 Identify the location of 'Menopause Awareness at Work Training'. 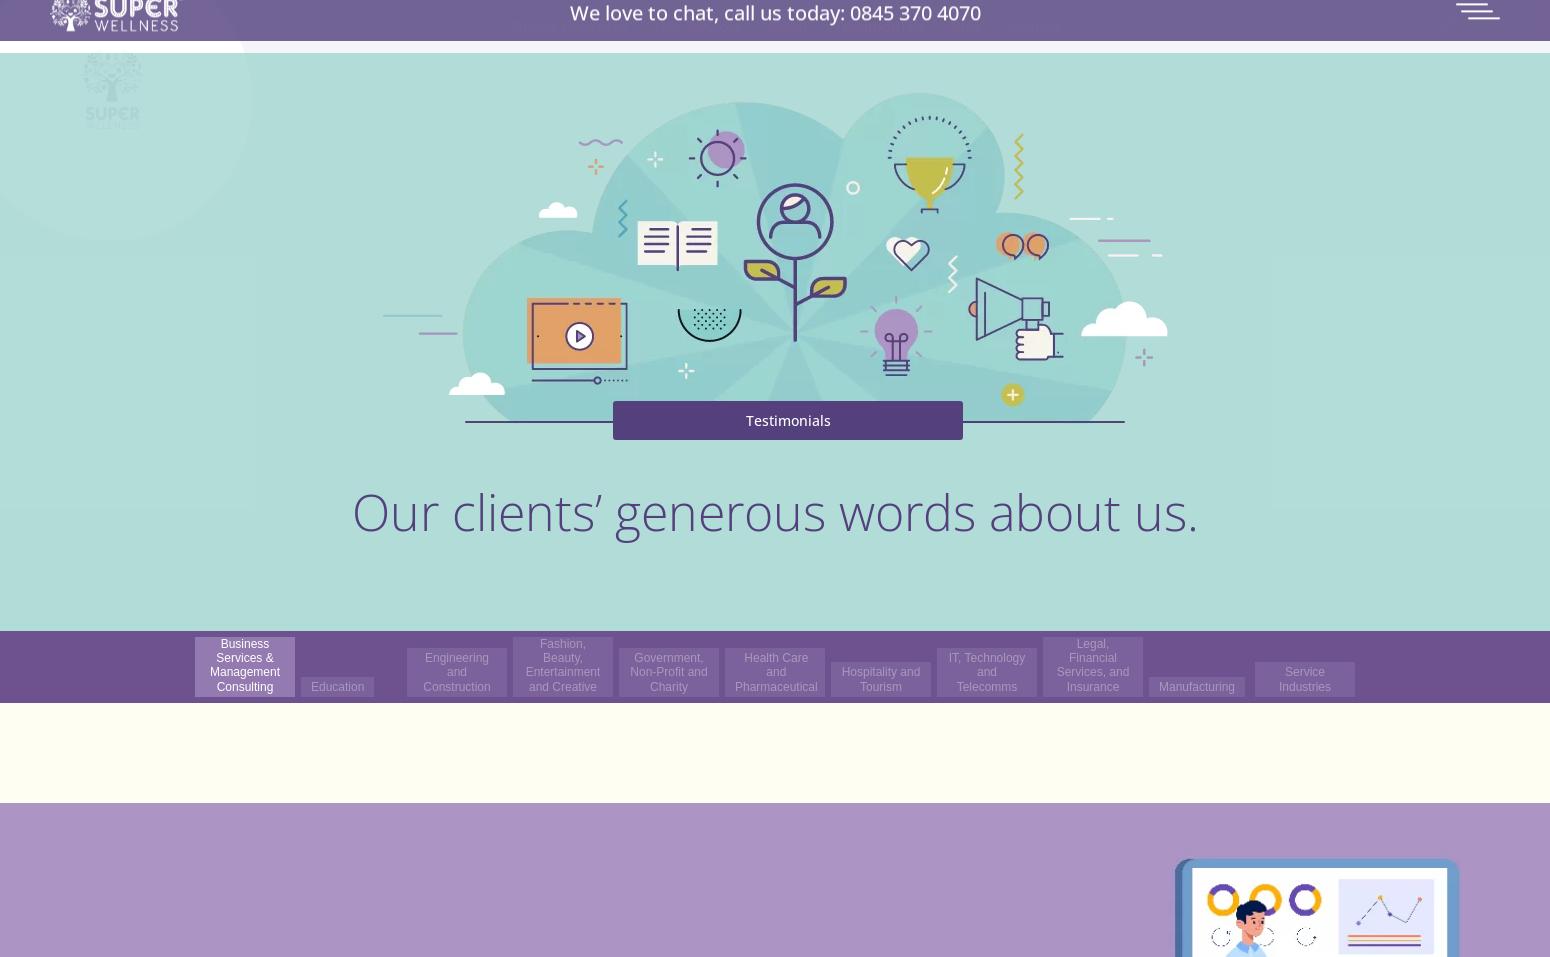
(766, 234).